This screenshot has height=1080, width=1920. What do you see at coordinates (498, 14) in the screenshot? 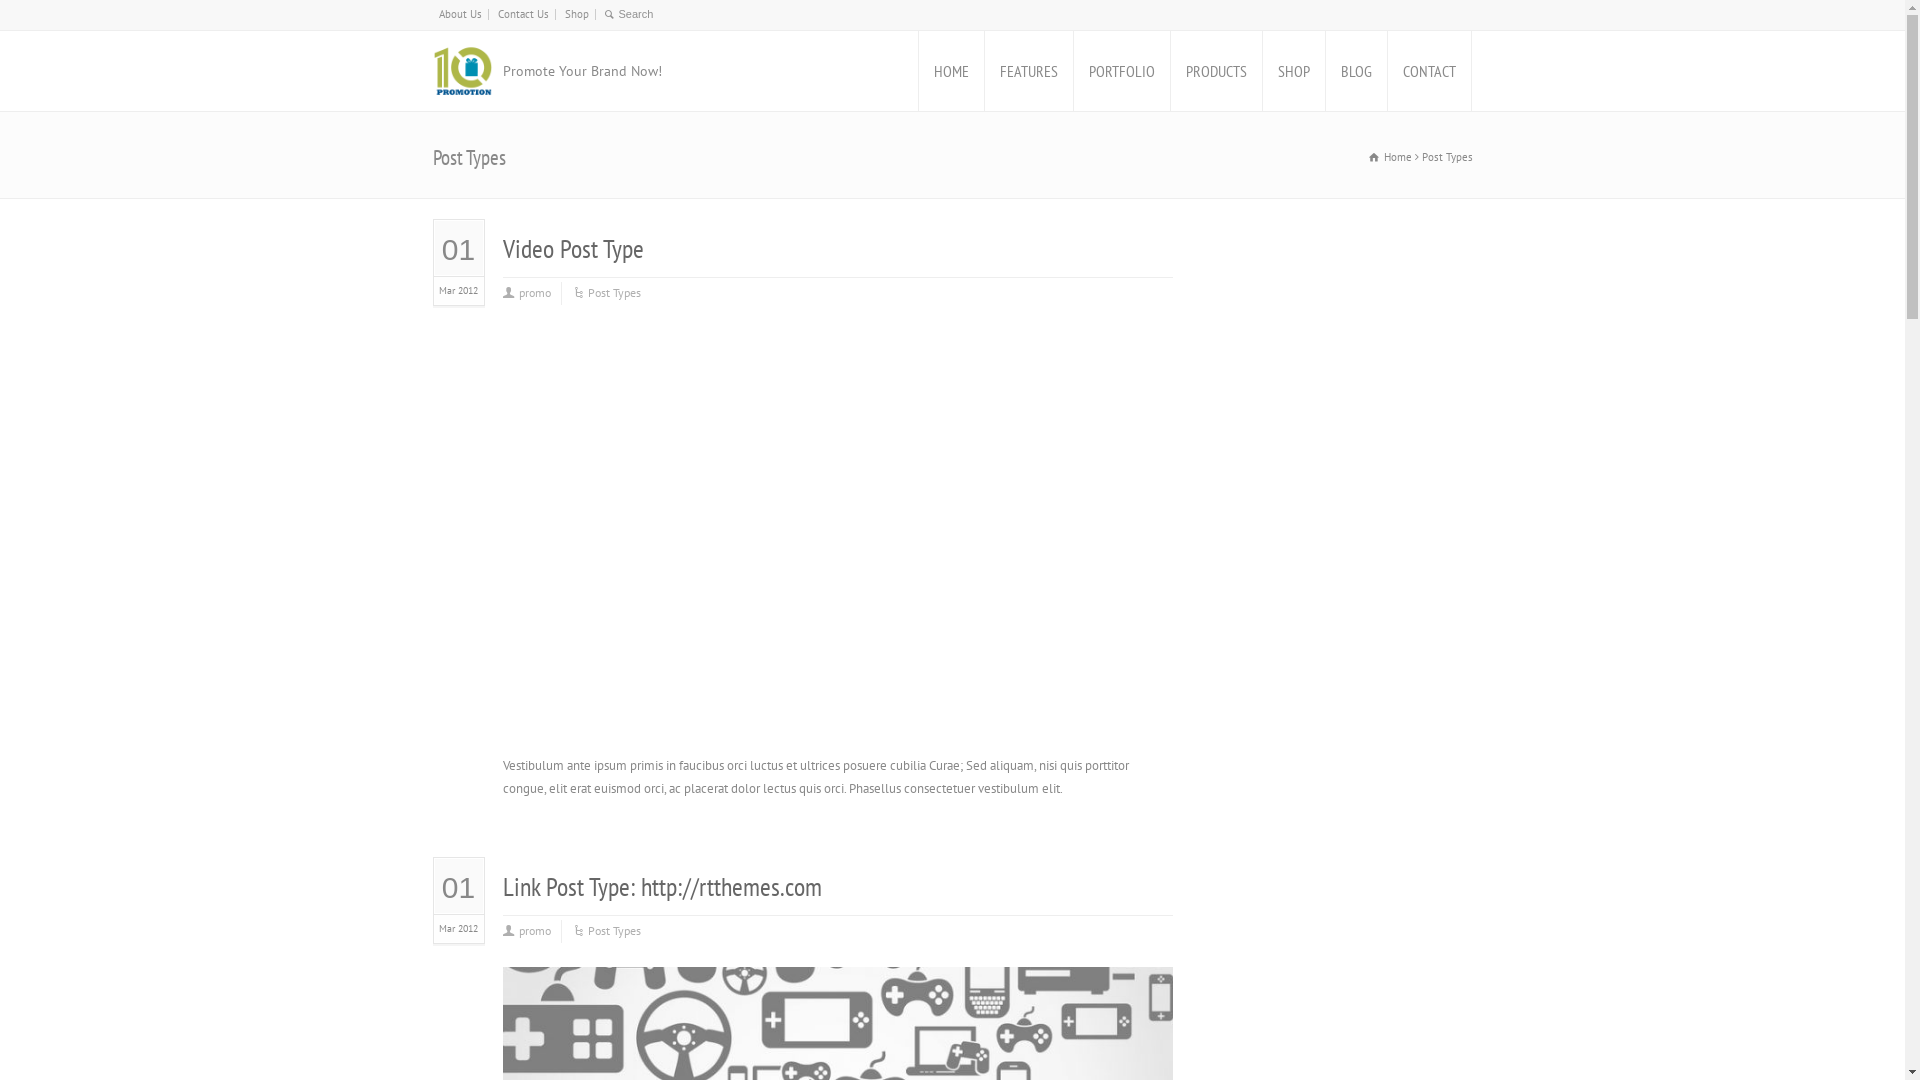
I see `'Contact Us'` at bounding box center [498, 14].